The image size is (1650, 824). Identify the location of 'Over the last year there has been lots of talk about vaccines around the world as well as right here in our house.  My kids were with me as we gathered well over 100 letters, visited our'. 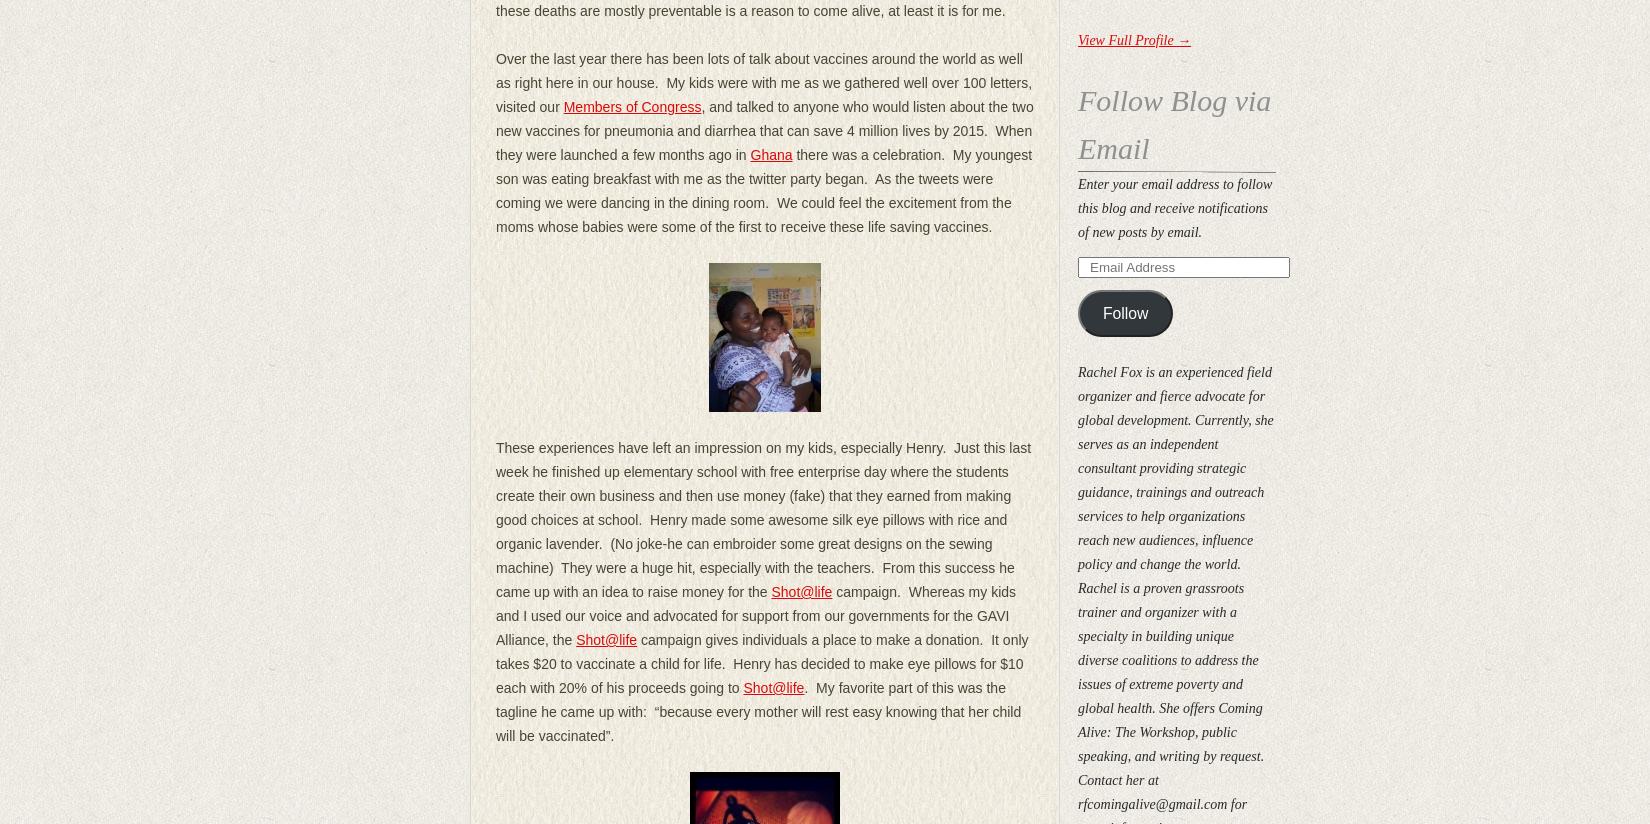
(762, 81).